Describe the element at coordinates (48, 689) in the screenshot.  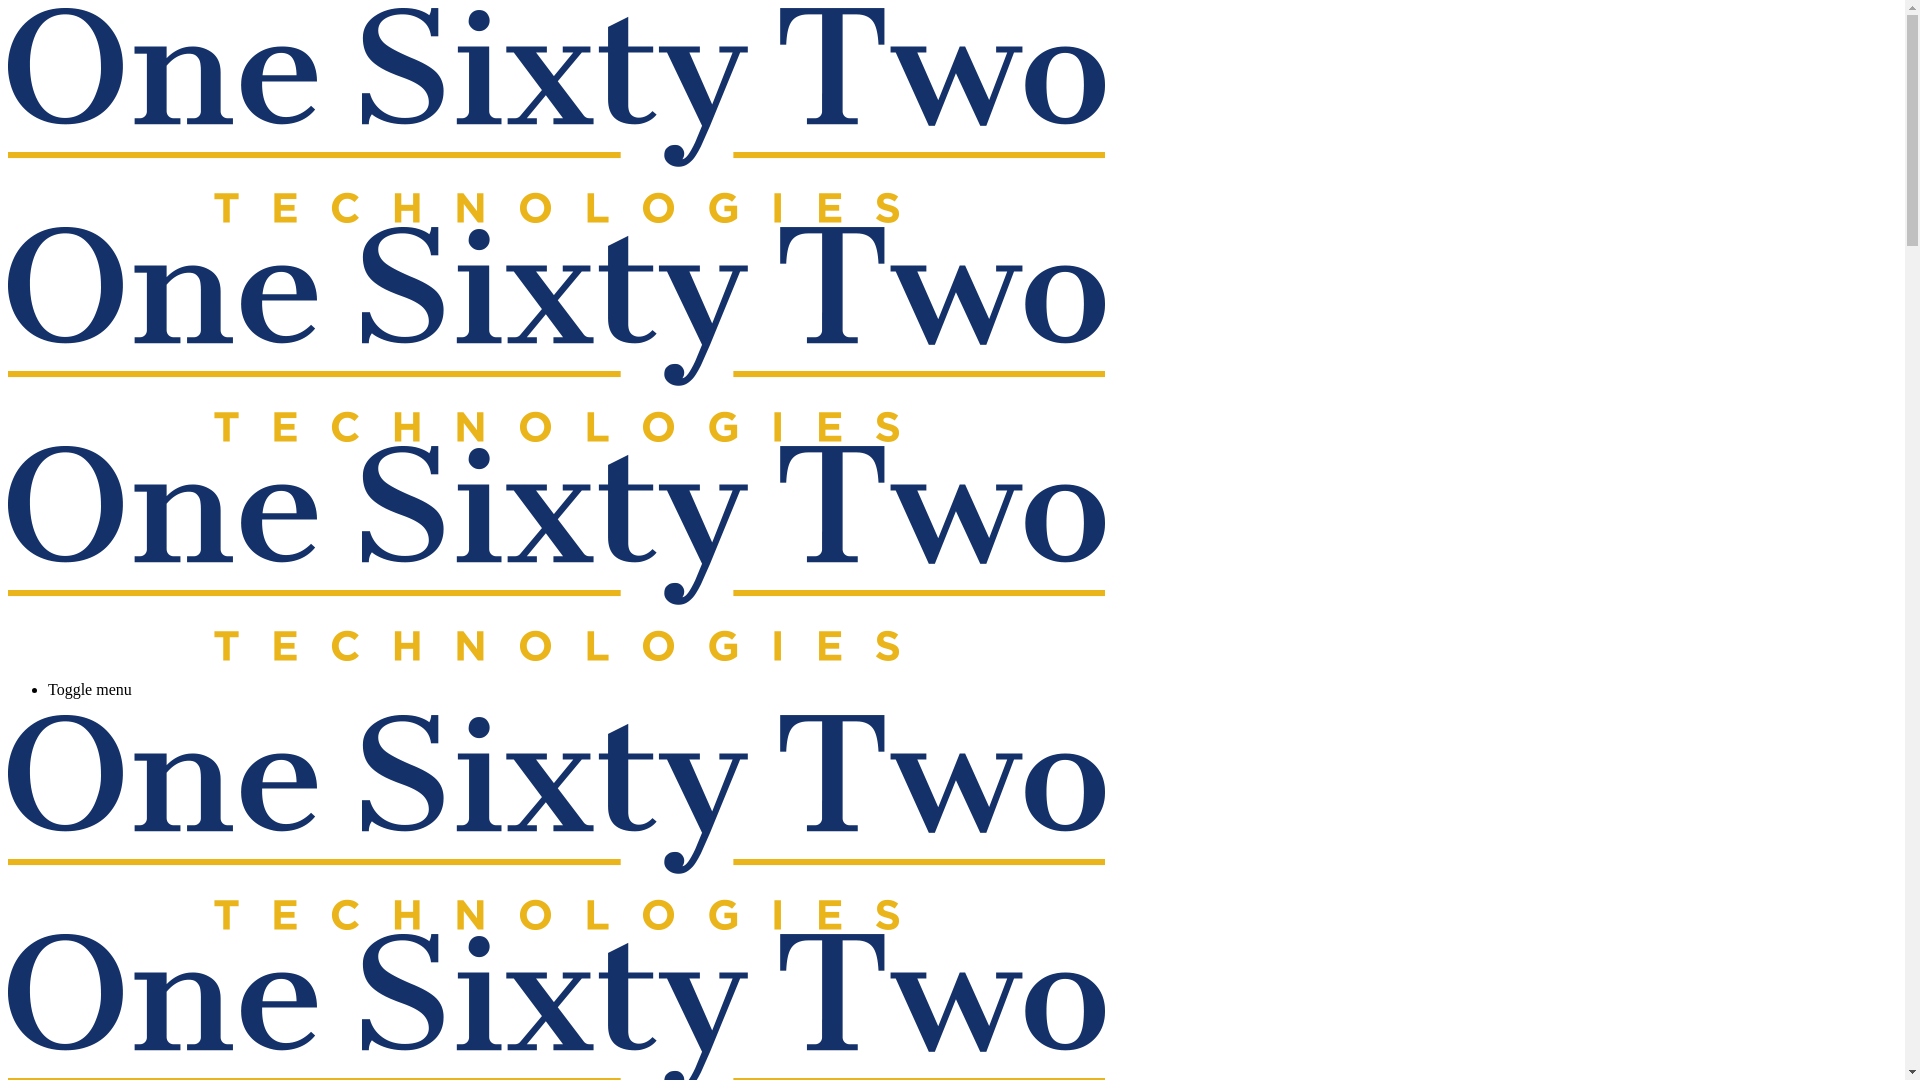
I see `'Toggle menu'` at that location.